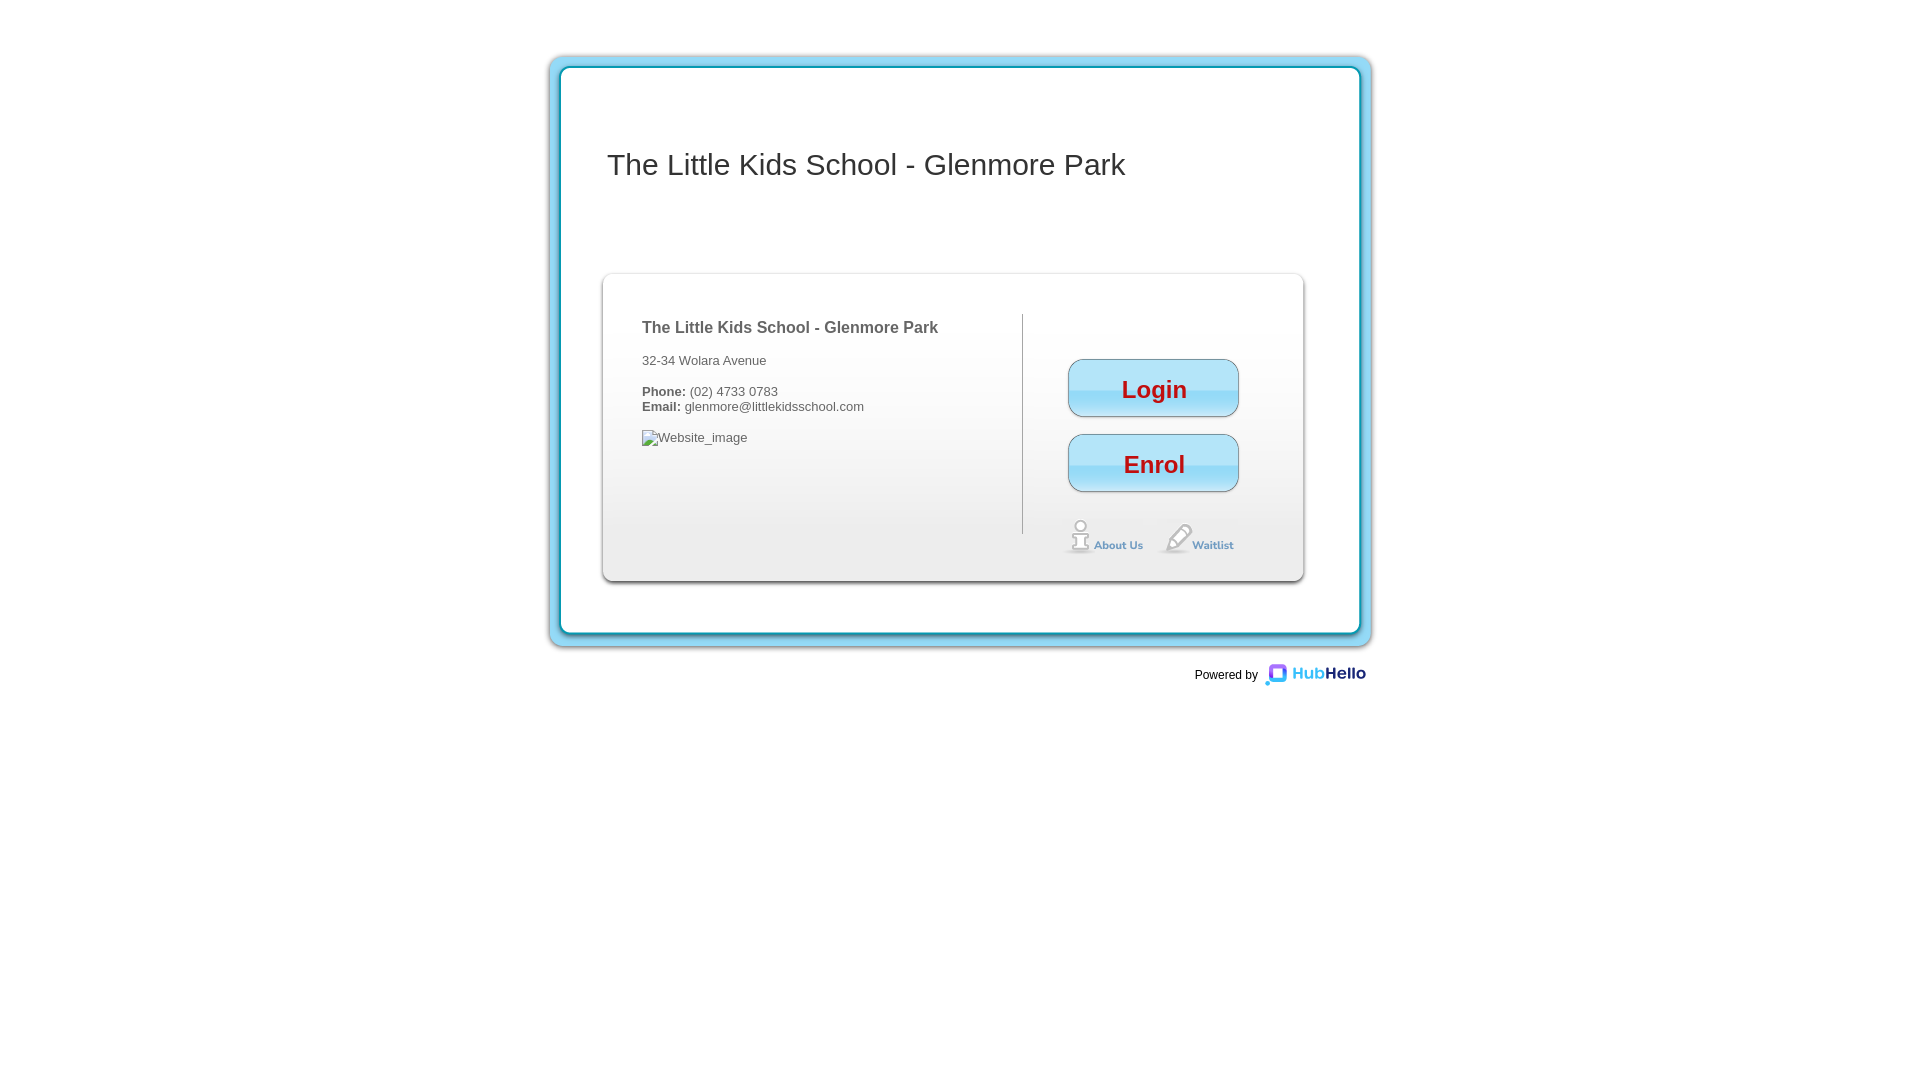 The width and height of the screenshot is (1920, 1080). Describe the element at coordinates (1457, 604) in the screenshot. I see `'Back'` at that location.